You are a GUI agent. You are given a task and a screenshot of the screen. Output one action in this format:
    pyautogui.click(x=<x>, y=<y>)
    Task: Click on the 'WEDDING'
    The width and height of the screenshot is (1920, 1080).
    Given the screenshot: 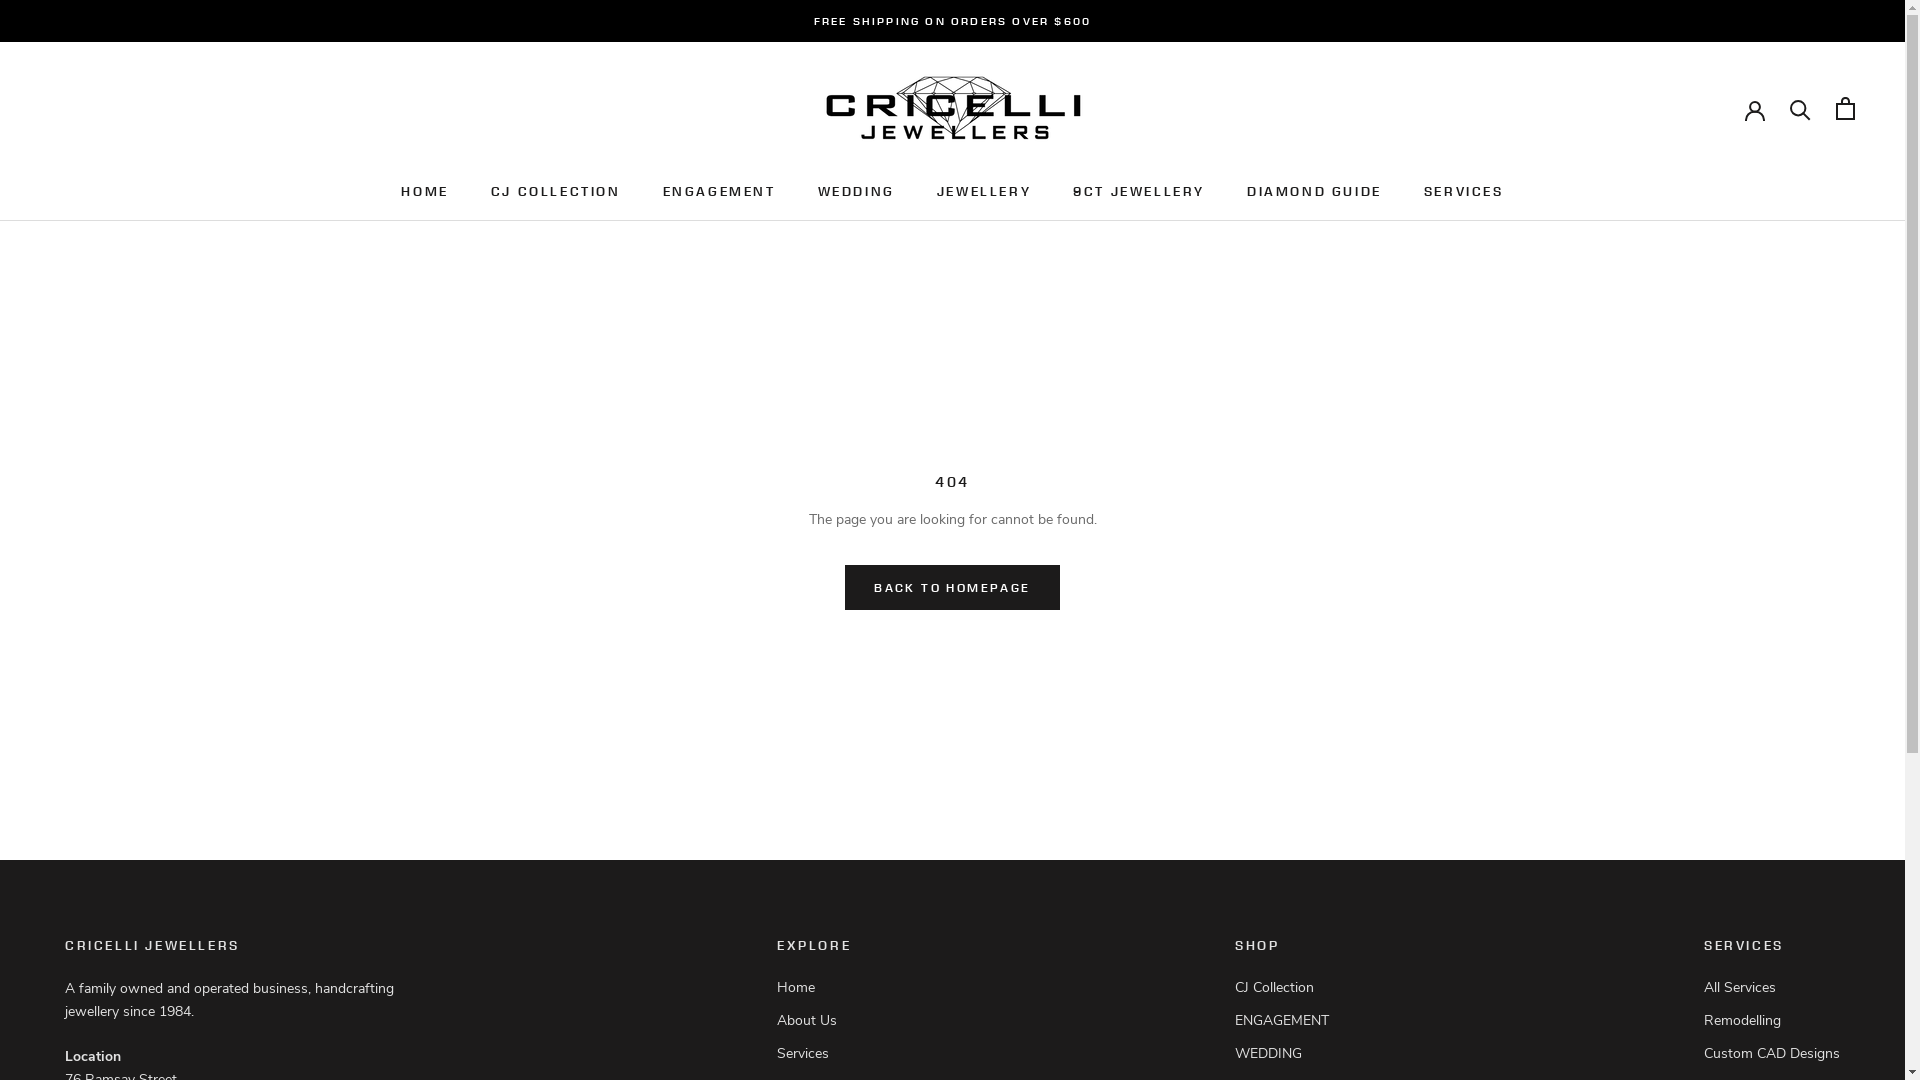 What is the action you would take?
    pyautogui.click(x=856, y=191)
    